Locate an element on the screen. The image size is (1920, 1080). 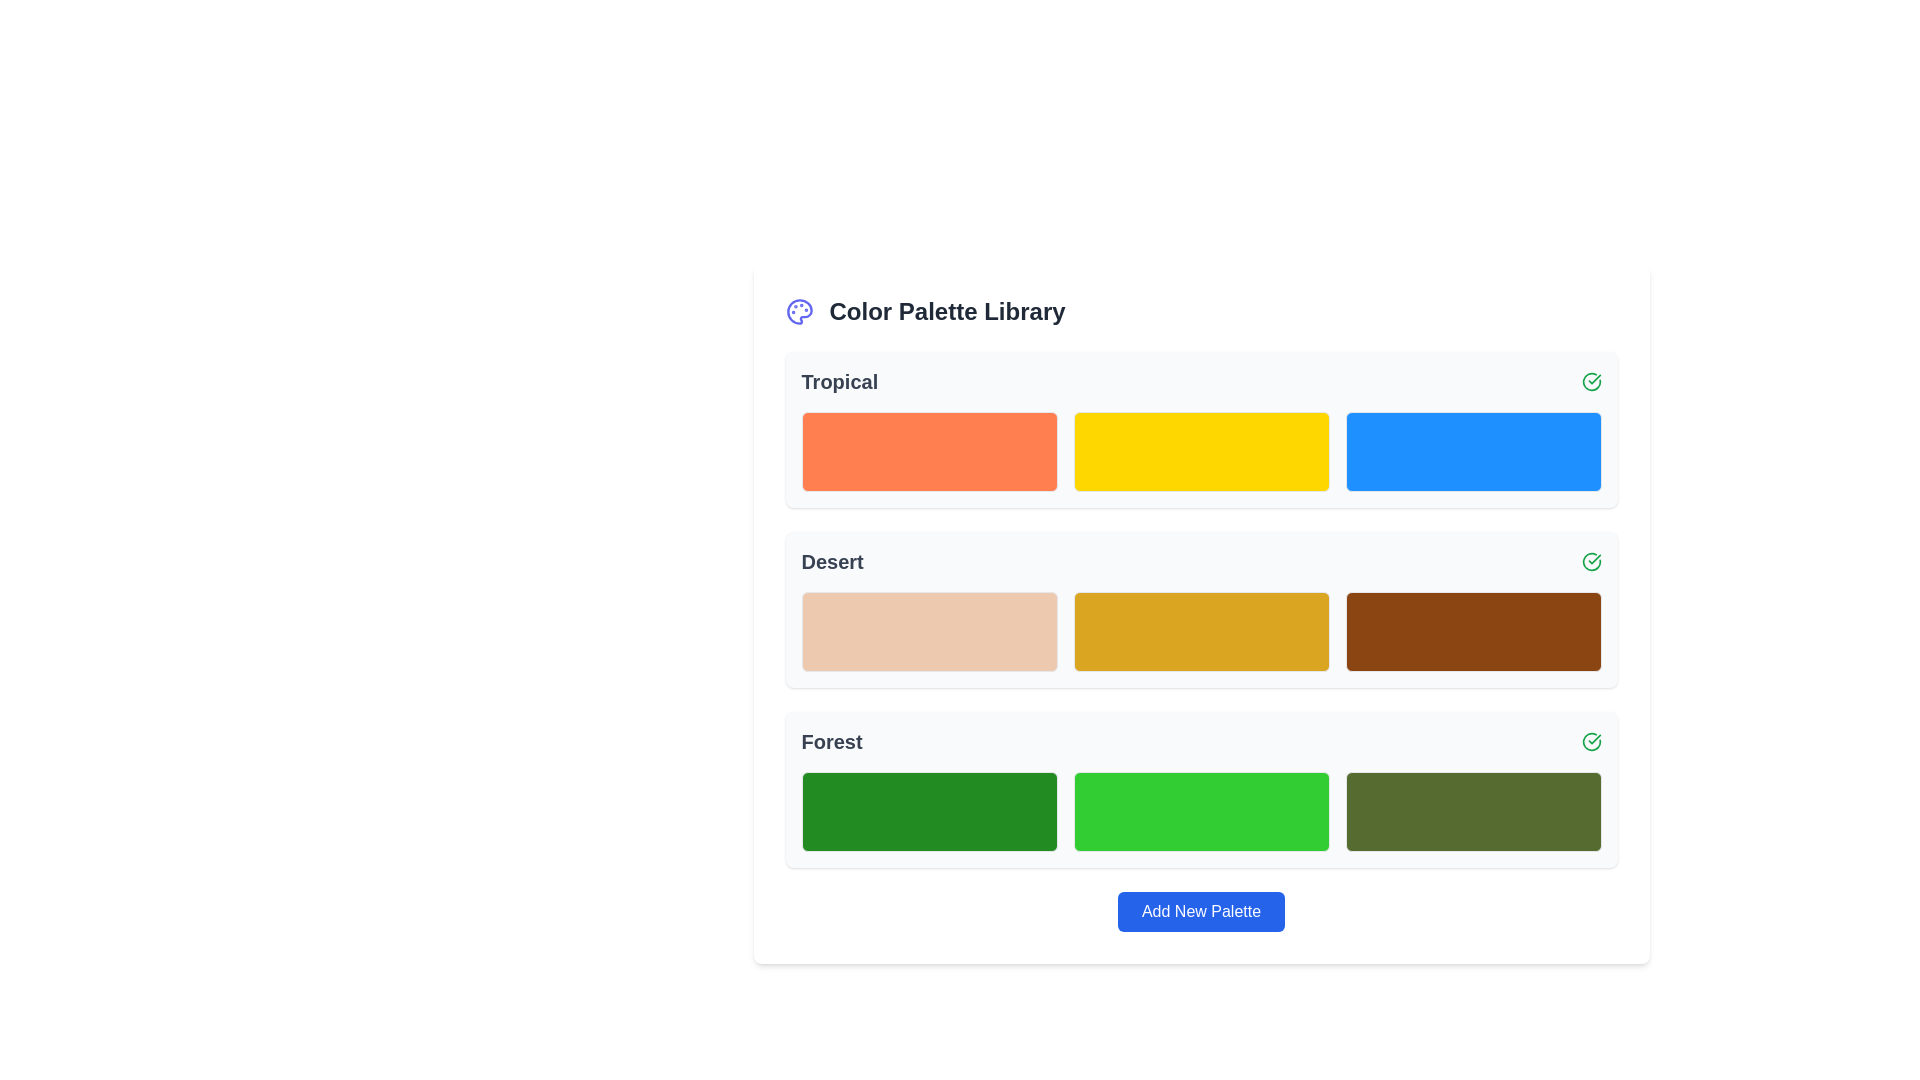
the grid element containing three rectangular color preview blocks labeled 'Tropical' is located at coordinates (1200, 451).